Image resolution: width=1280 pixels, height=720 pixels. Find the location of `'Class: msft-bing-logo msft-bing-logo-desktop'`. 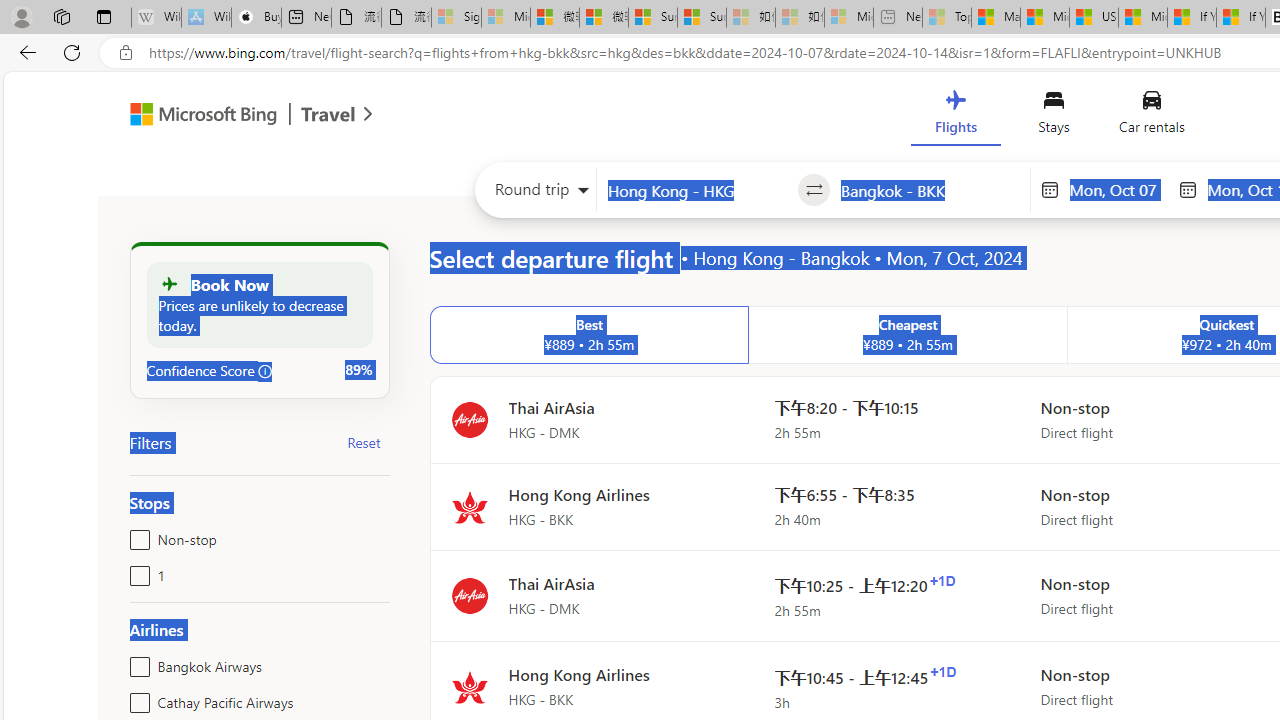

'Class: msft-bing-logo msft-bing-logo-desktop' is located at coordinates (199, 114).